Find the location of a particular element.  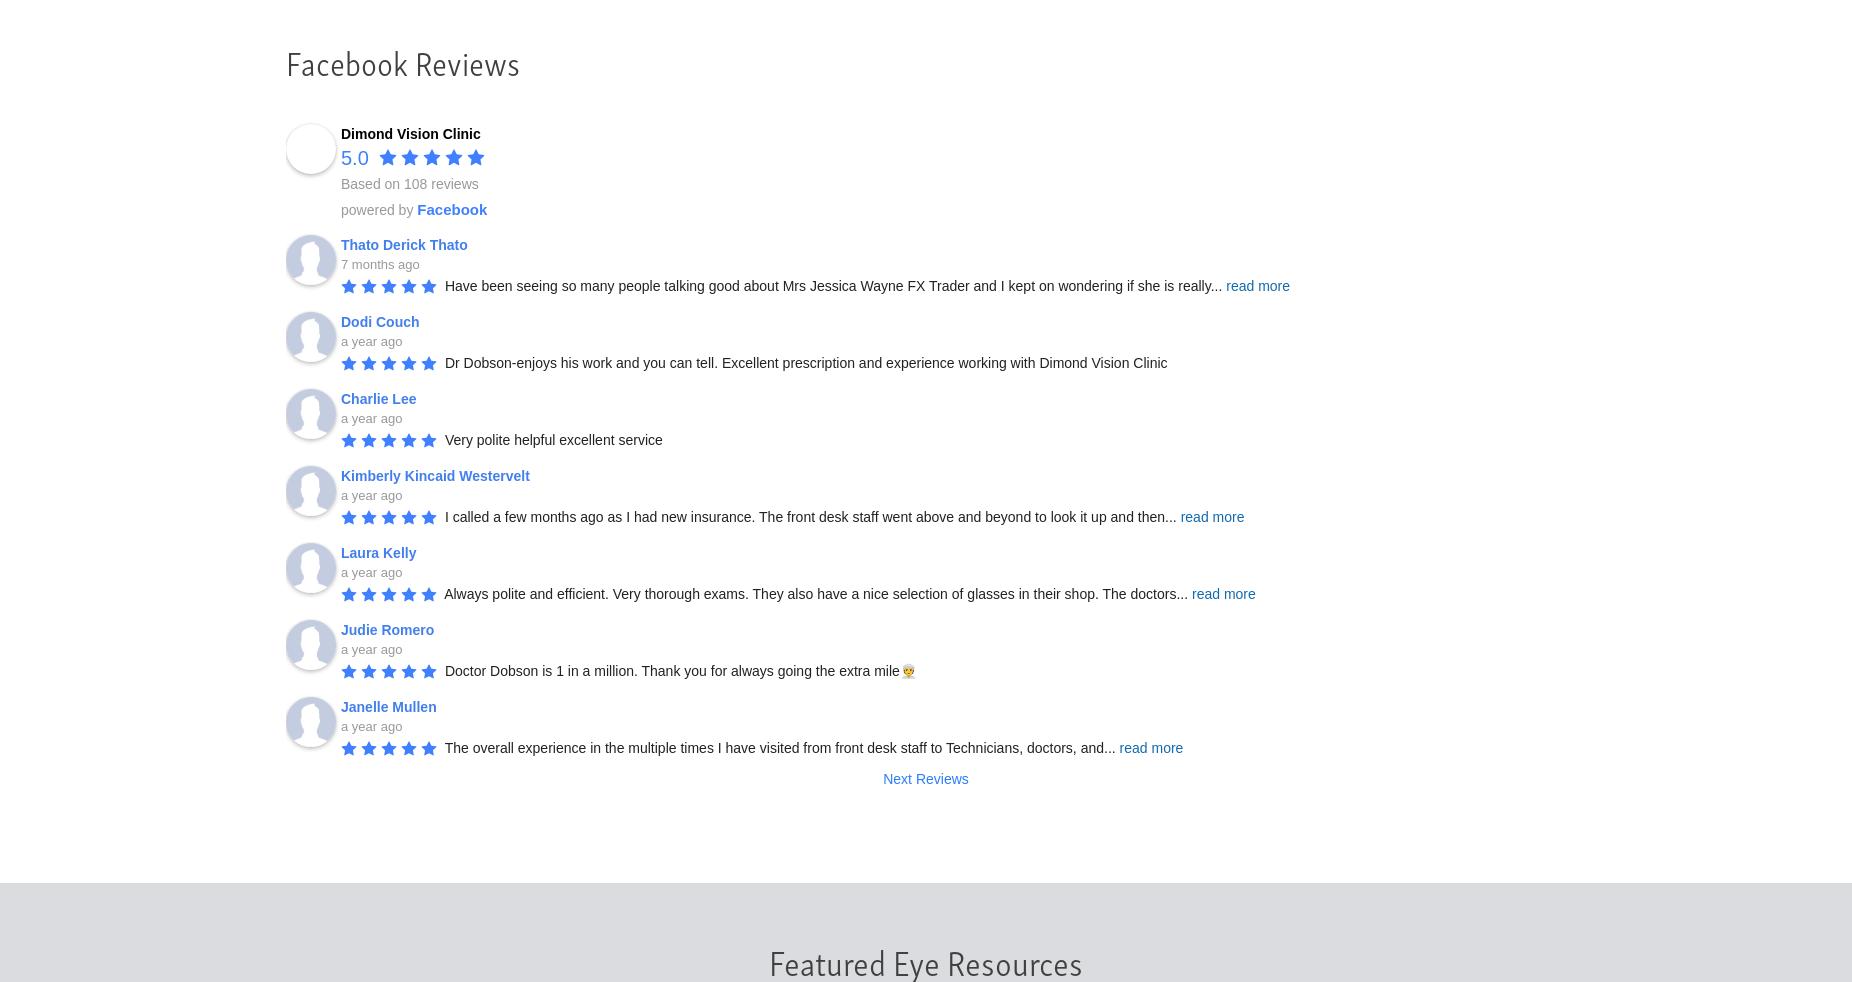

'Facebook Reviews' is located at coordinates (402, 59).